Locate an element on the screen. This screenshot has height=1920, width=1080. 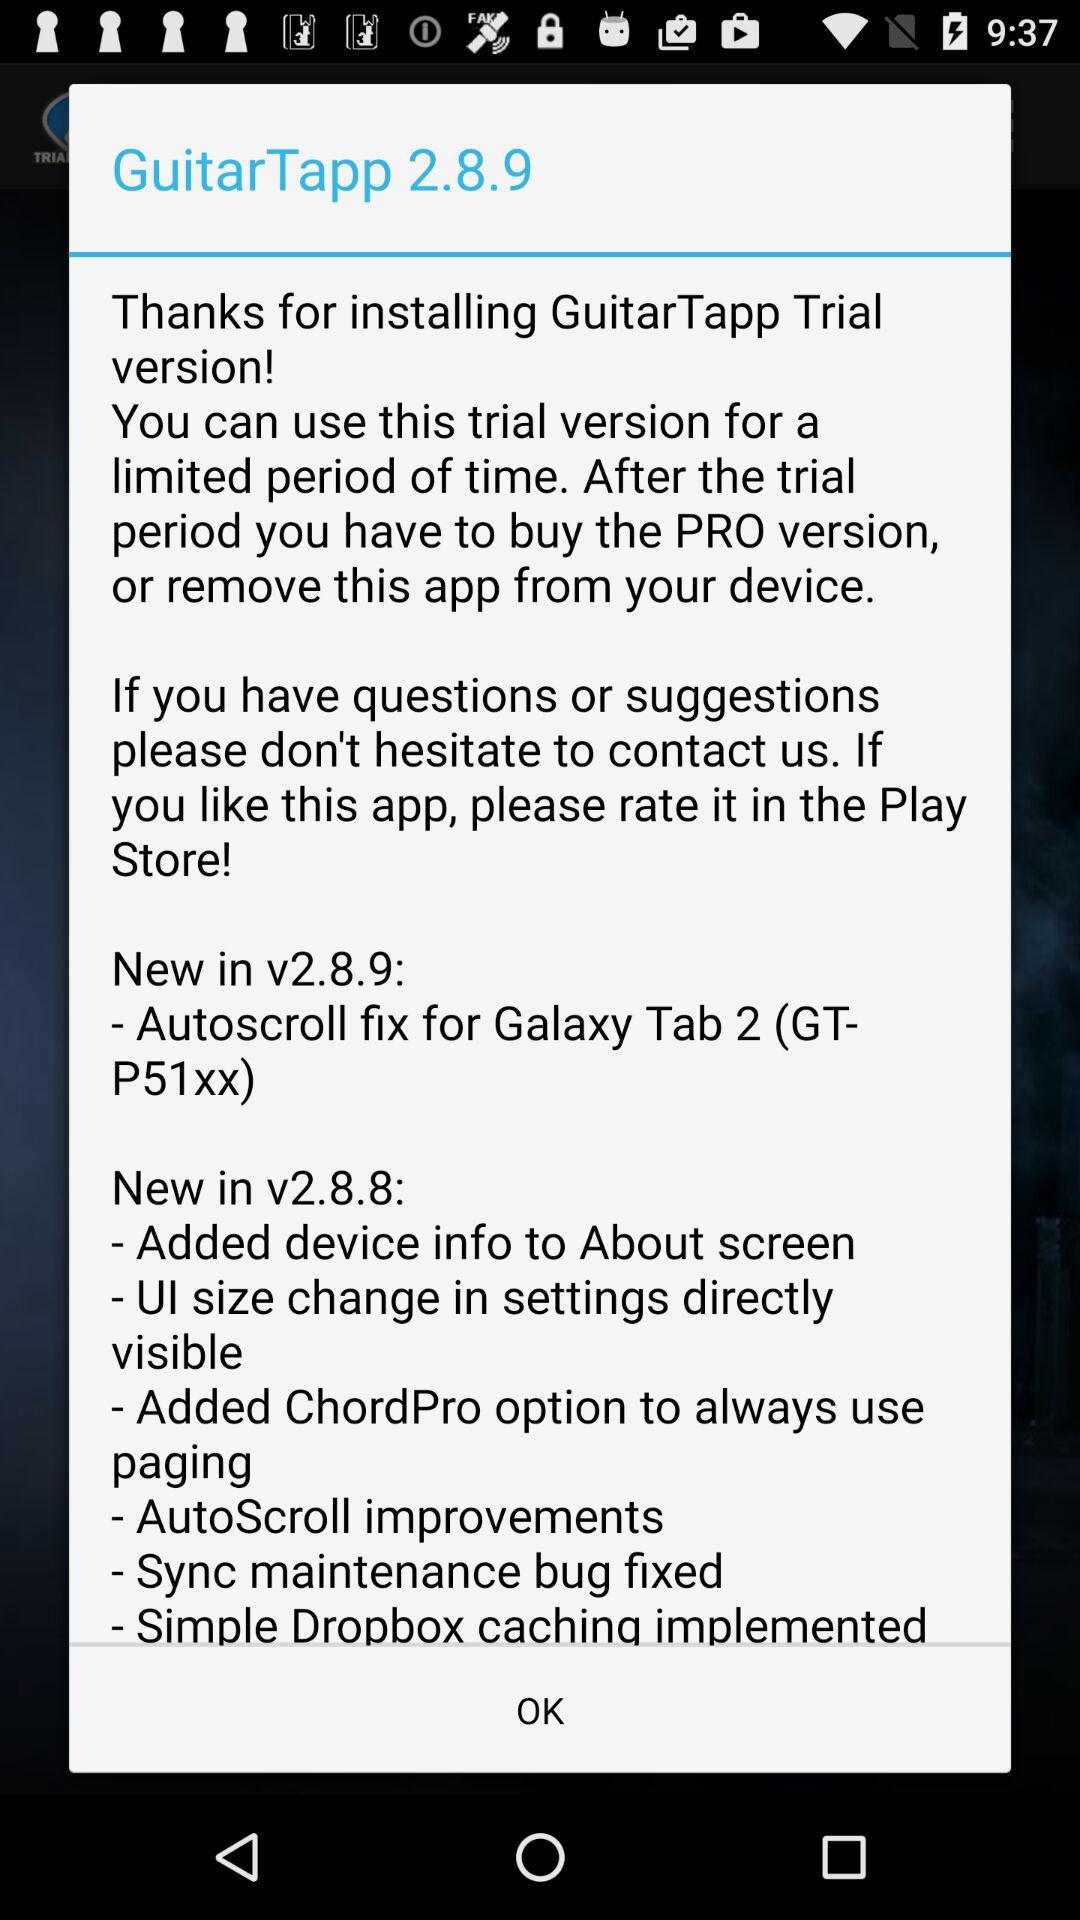
the ok item is located at coordinates (540, 1708).